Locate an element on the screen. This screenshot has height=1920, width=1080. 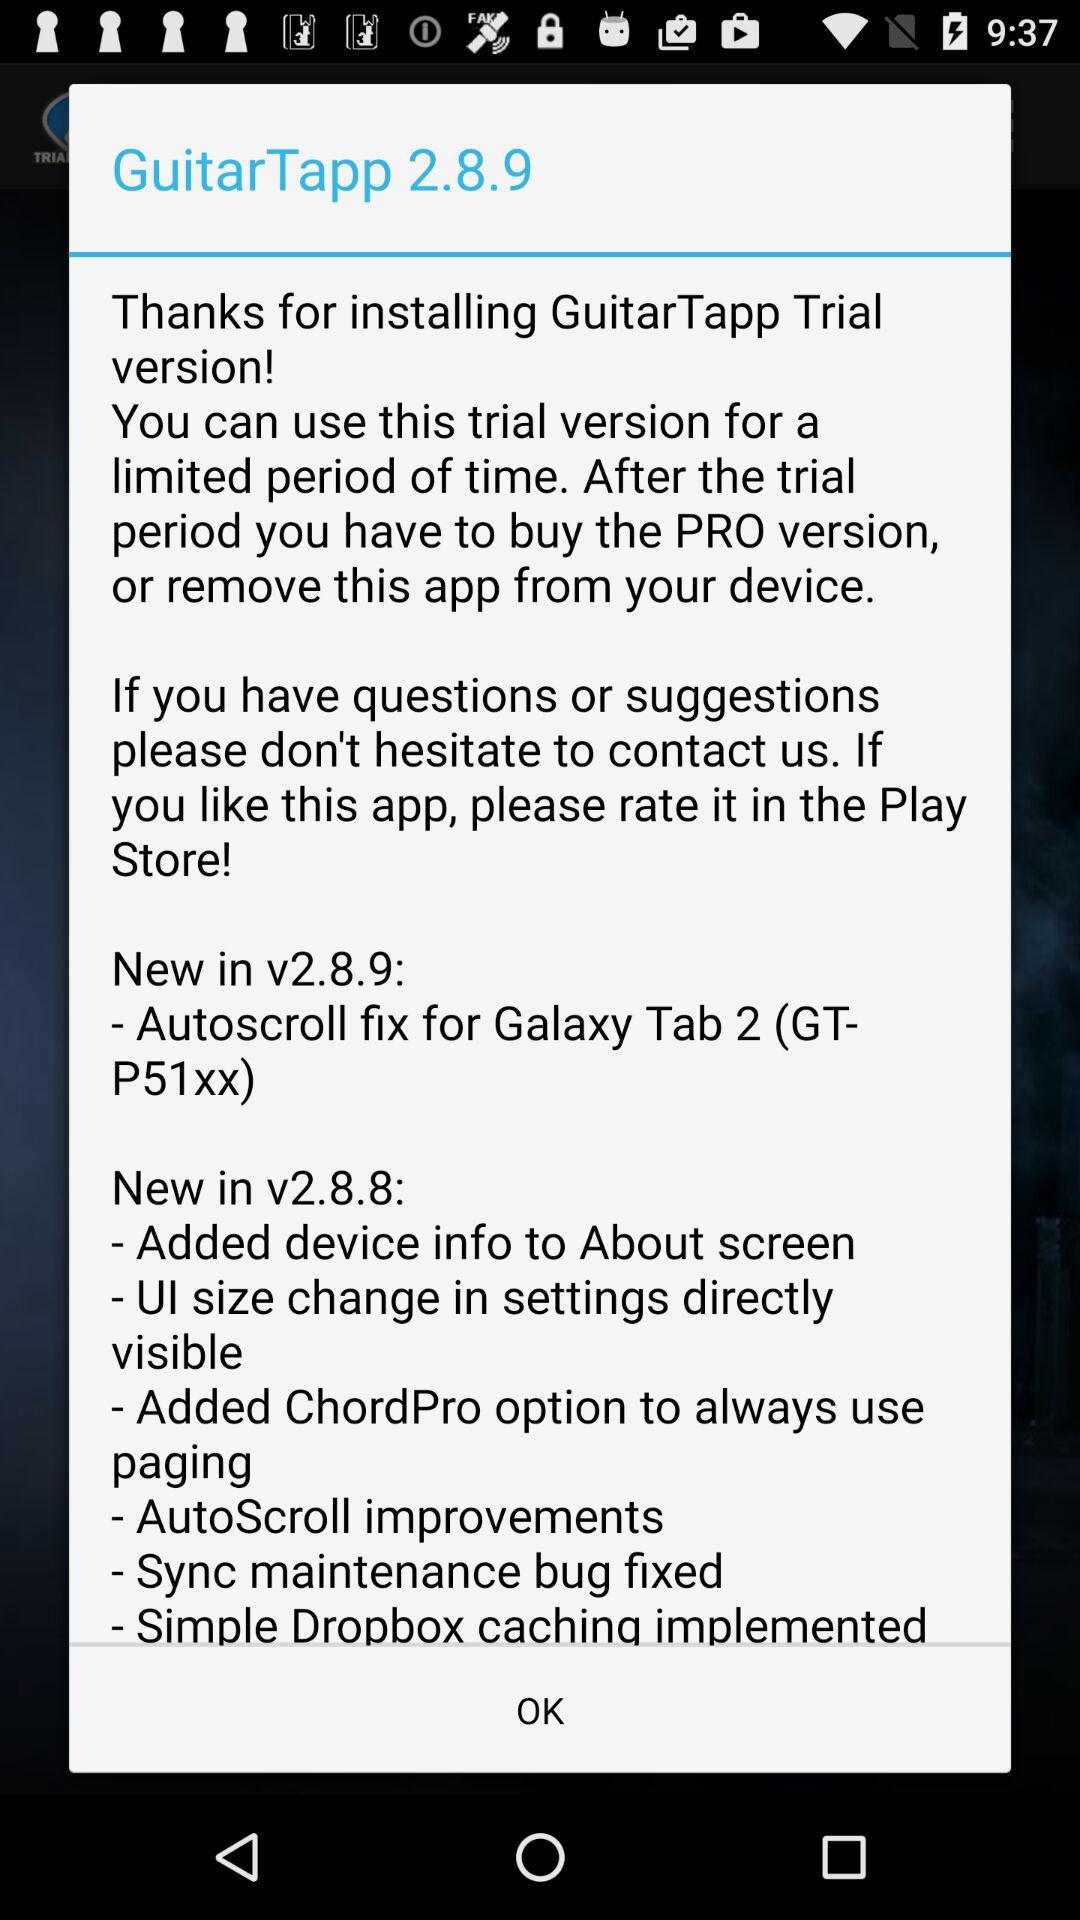
the ok item is located at coordinates (540, 1708).